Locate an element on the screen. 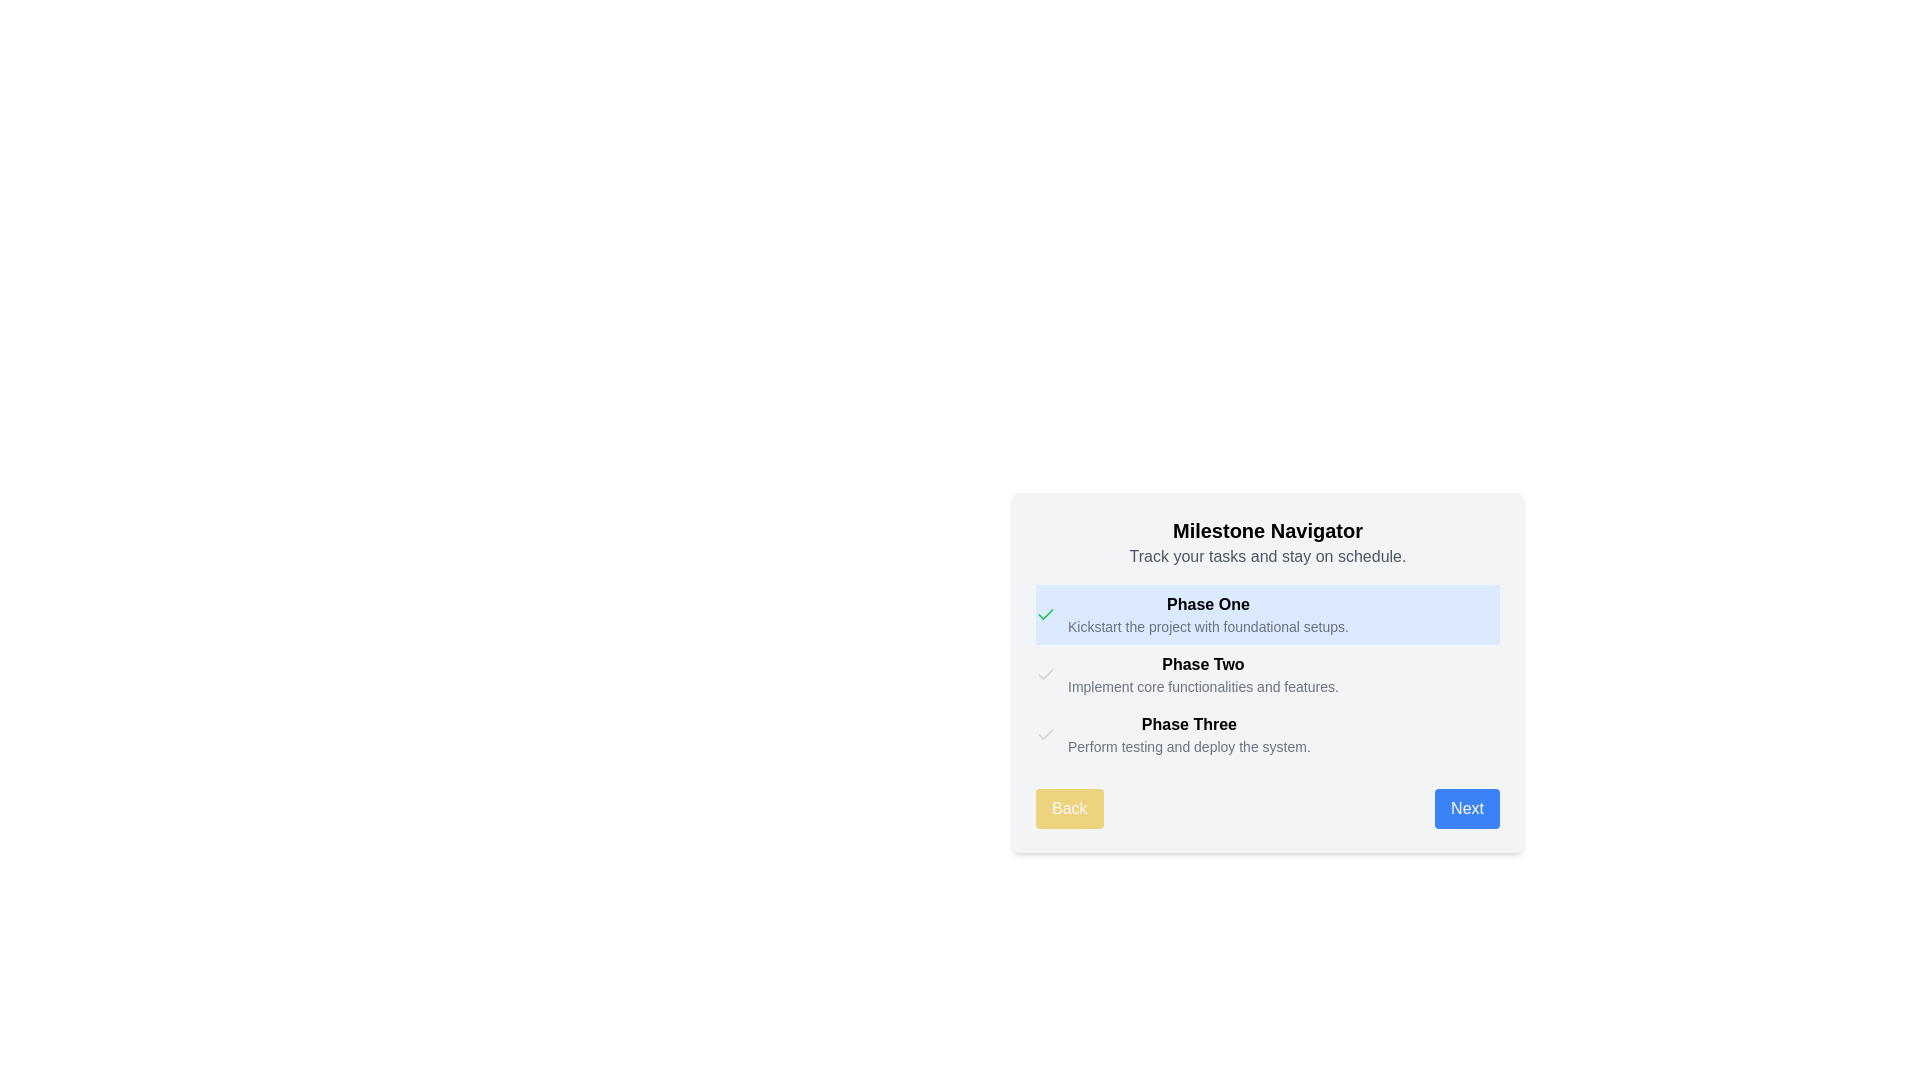 This screenshot has height=1080, width=1920. the checkmark icon indicating the completion status of 'Phase Two' in the project phases list is located at coordinates (1045, 675).